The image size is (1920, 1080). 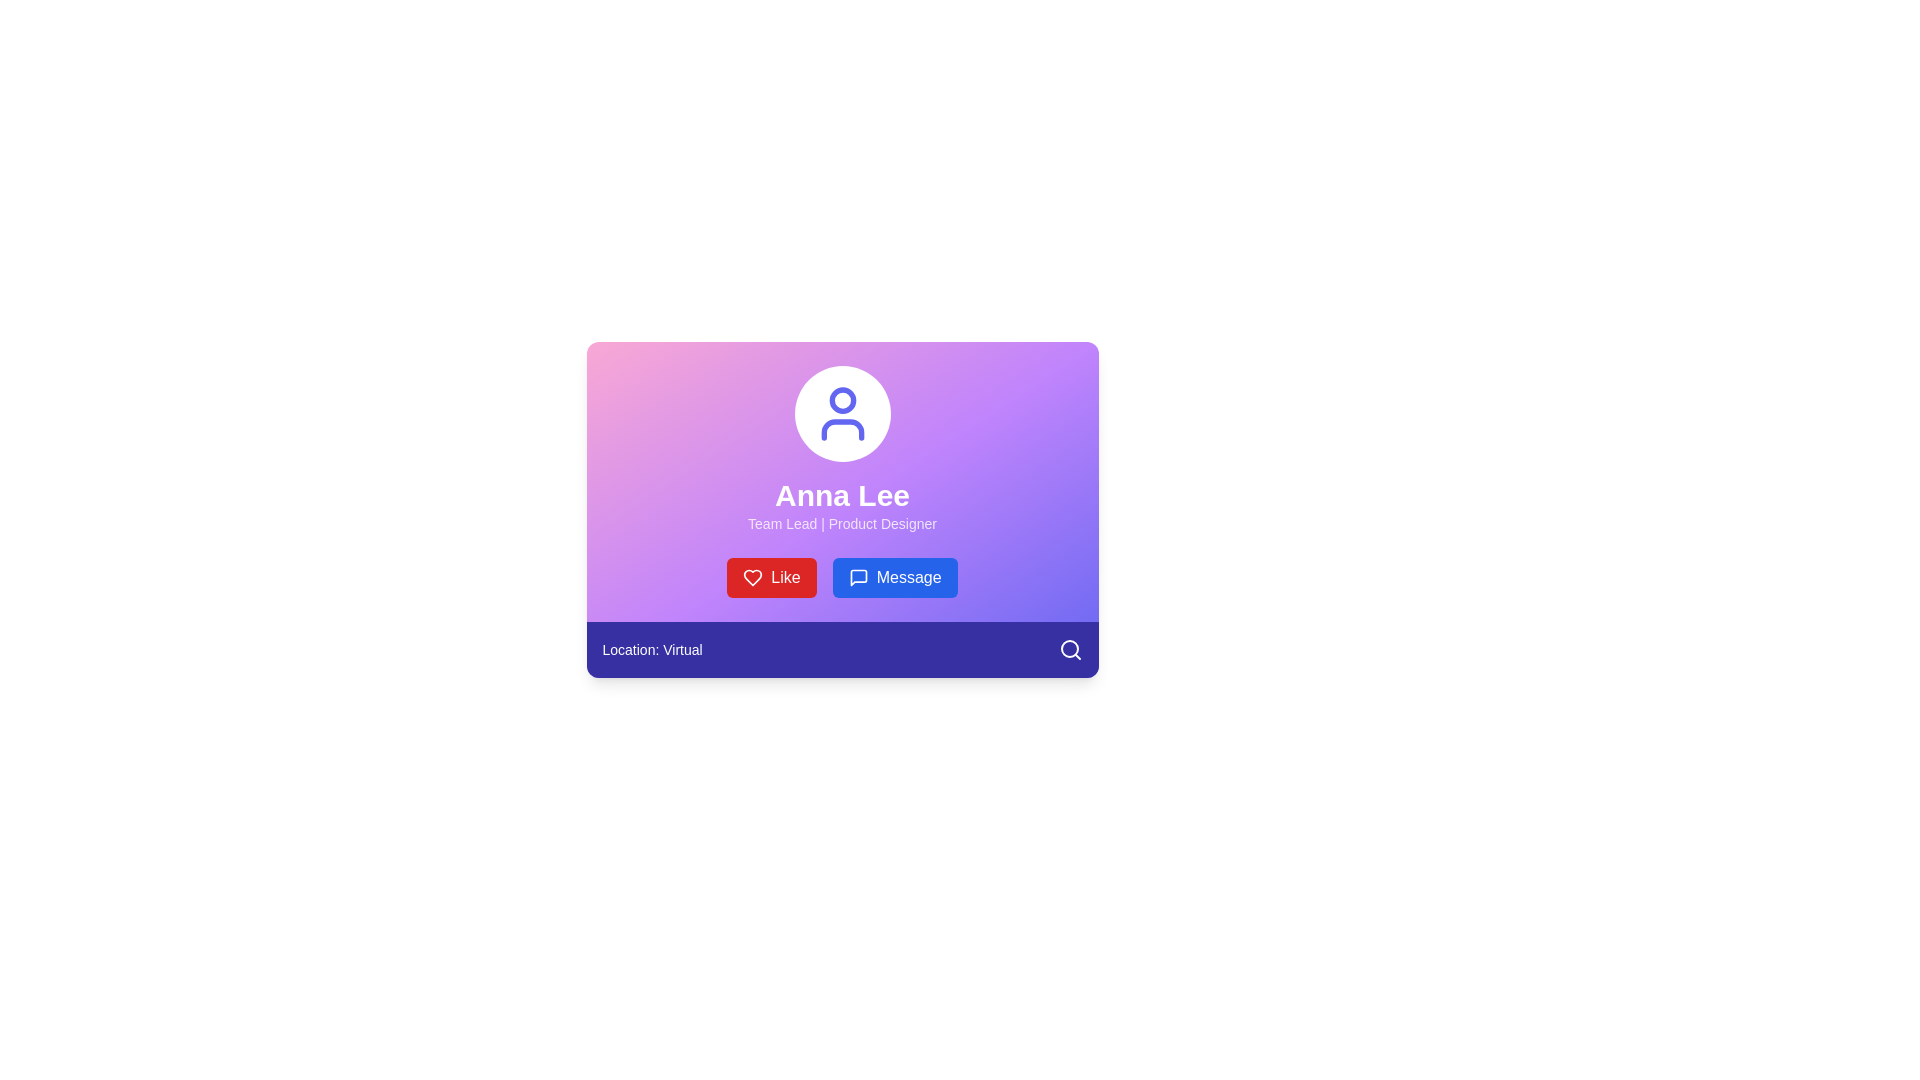 I want to click on text element displaying the name of the individual in the user profile card, located below the avatar icon and above the descriptor text 'Team Lead | Product Designer', so click(x=842, y=495).